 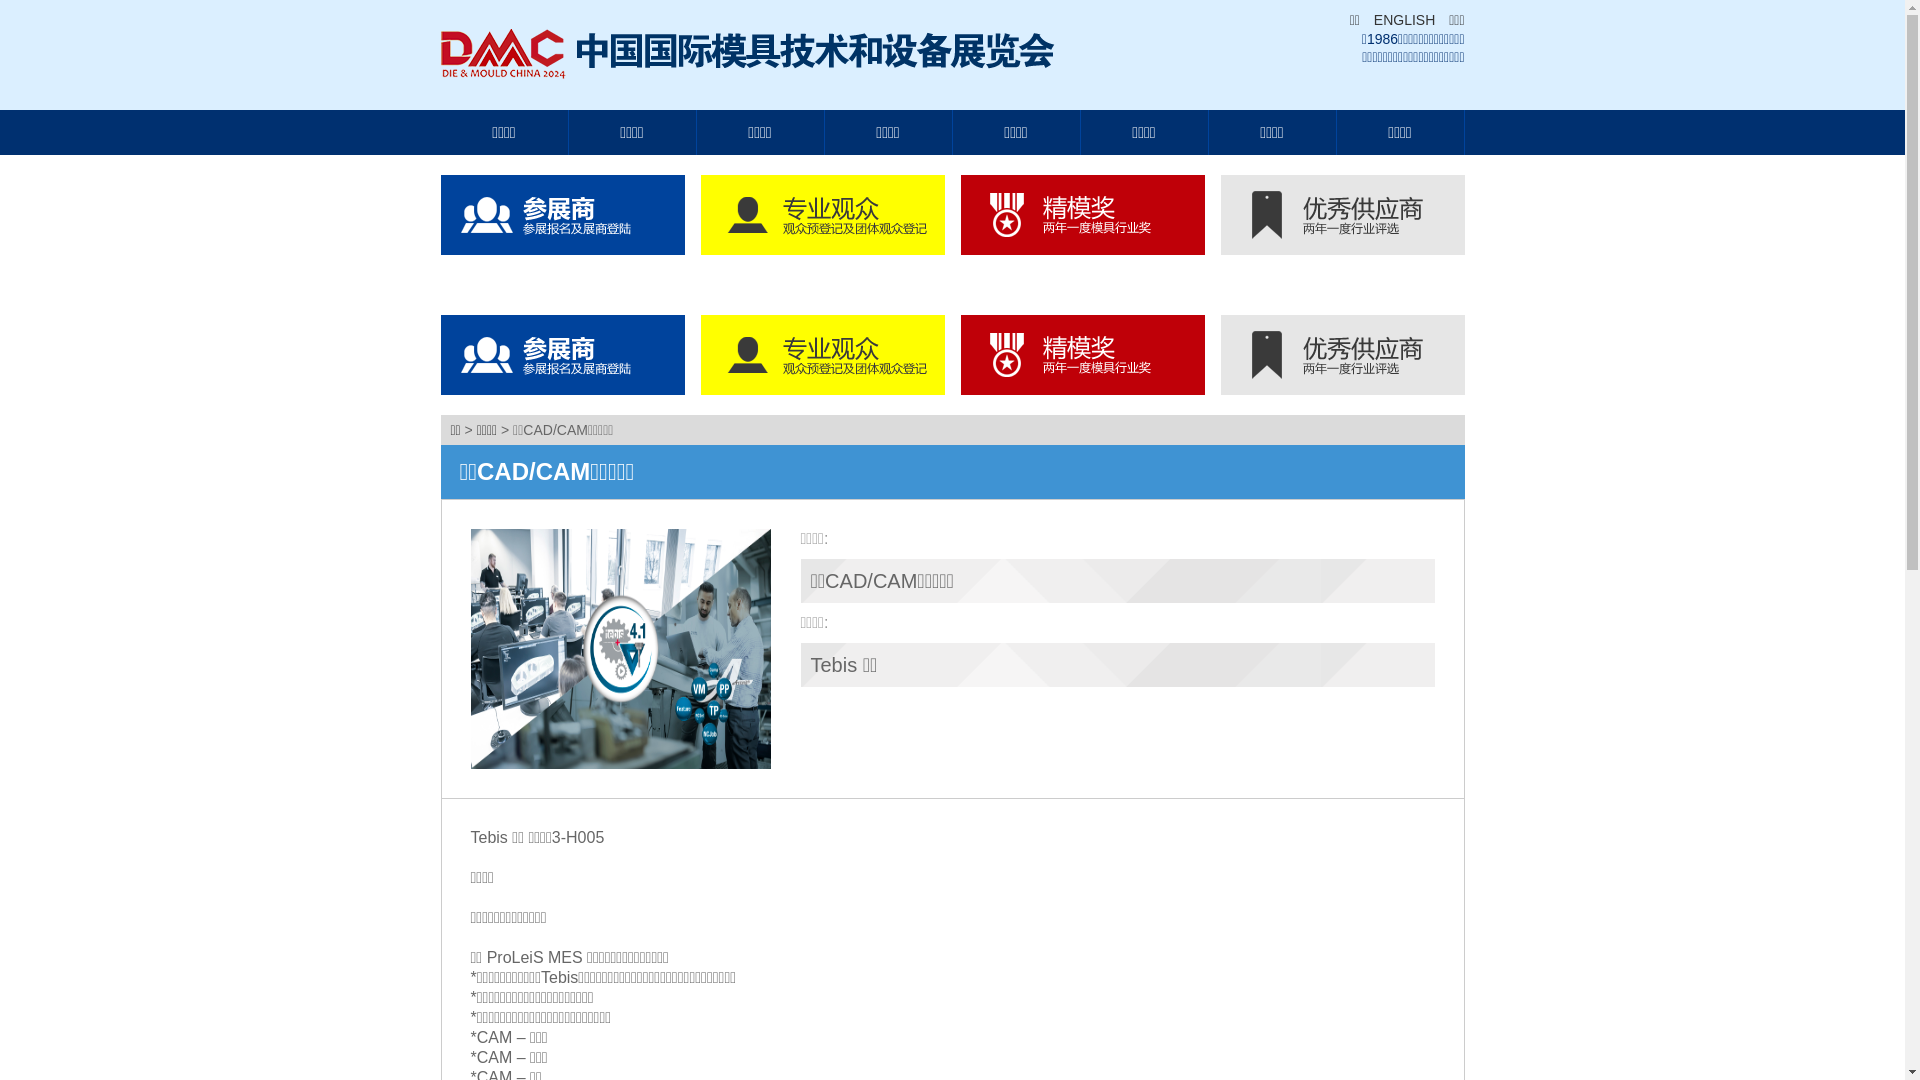 What do you see at coordinates (1398, 19) in the screenshot?
I see `'ENGLISH'` at bounding box center [1398, 19].